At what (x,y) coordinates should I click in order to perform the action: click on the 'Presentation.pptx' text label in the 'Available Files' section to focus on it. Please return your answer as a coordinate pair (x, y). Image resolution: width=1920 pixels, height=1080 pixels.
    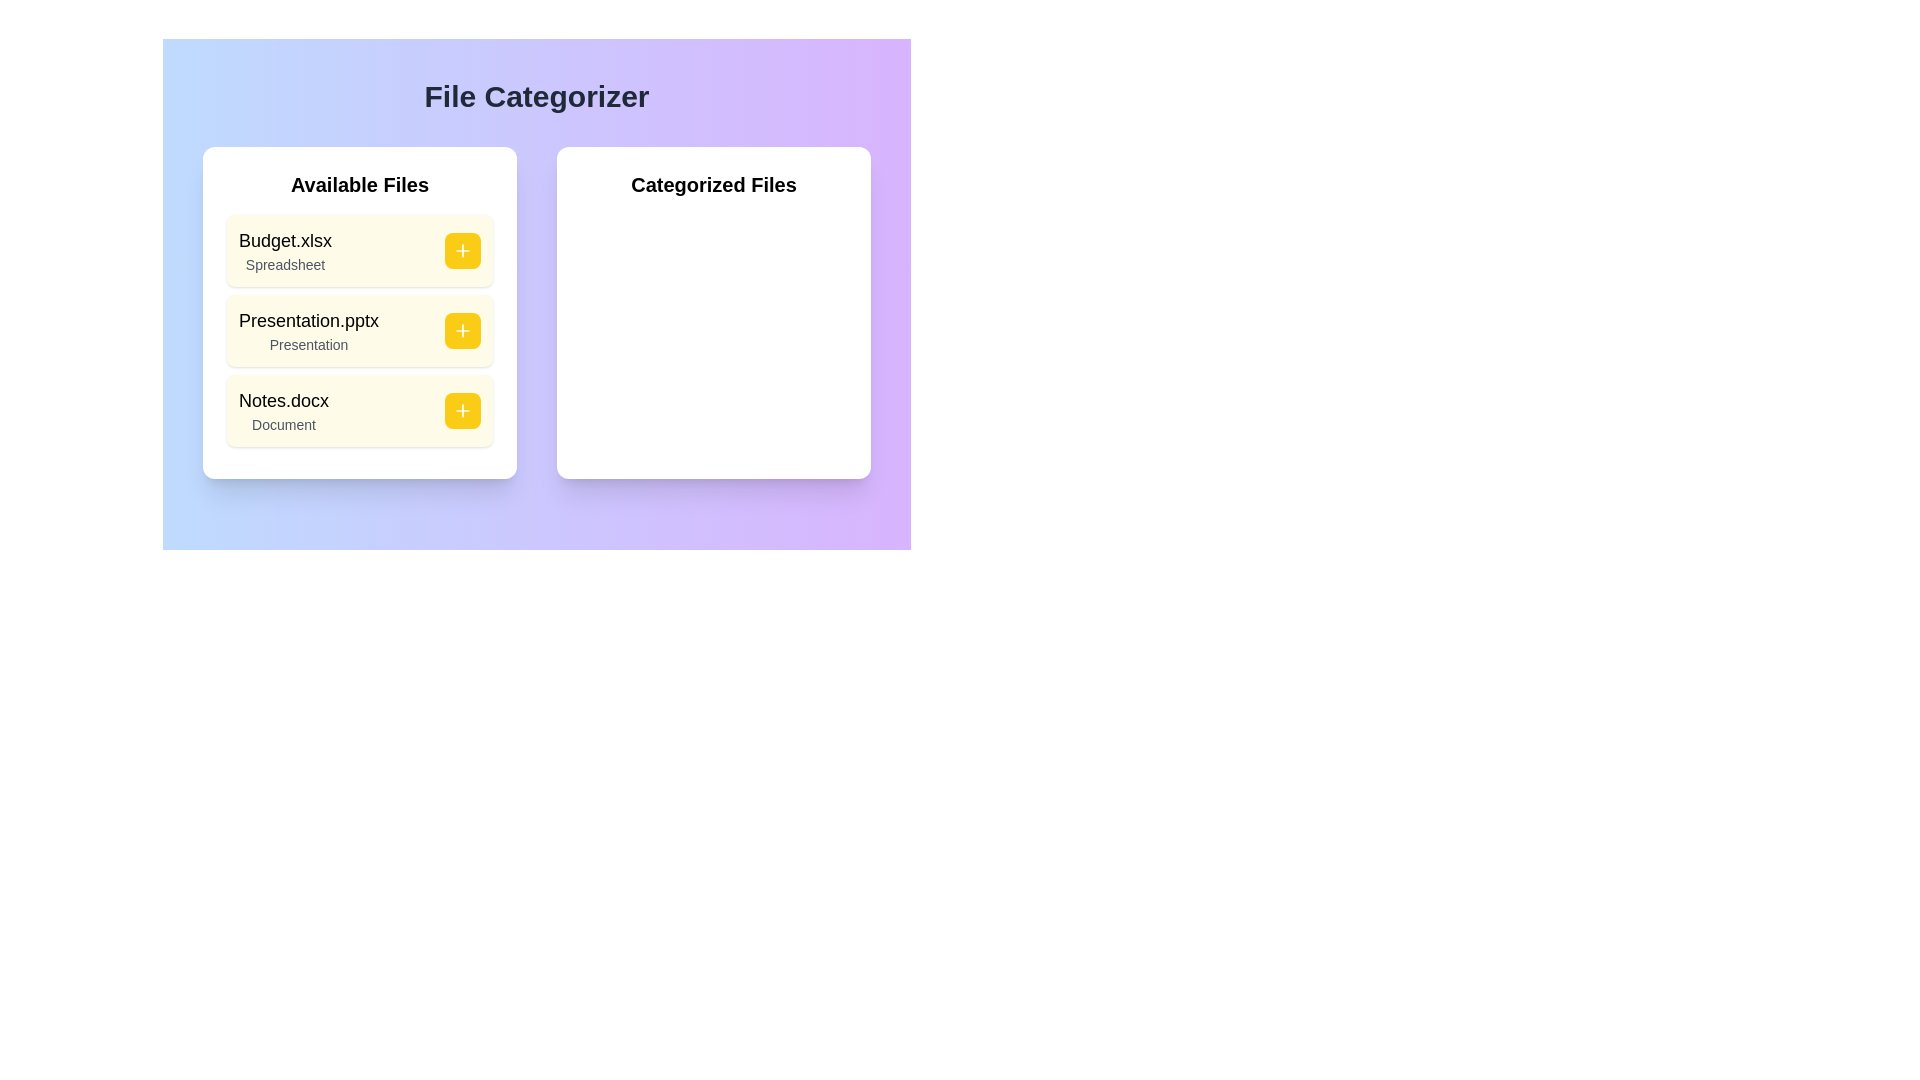
    Looking at the image, I should click on (308, 330).